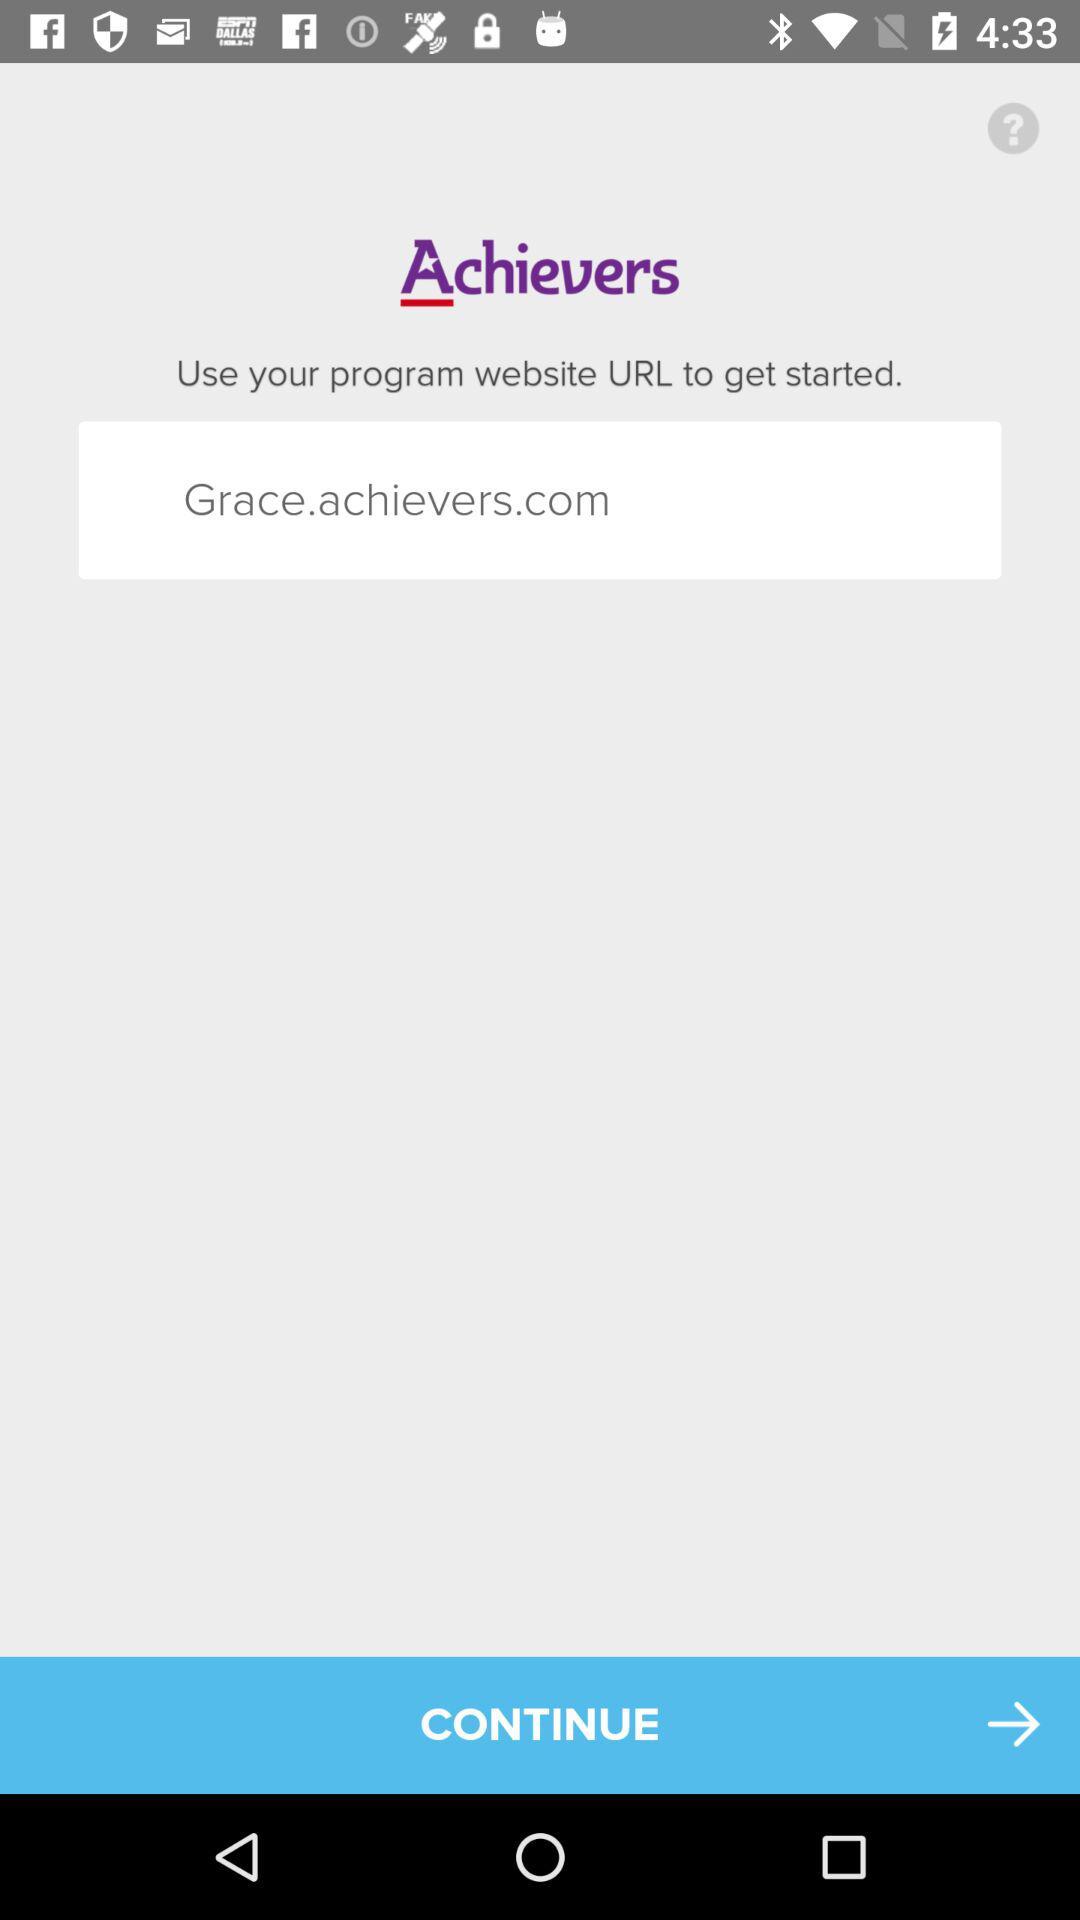 This screenshot has width=1080, height=1920. What do you see at coordinates (1014, 128) in the screenshot?
I see `icon at the top right corner` at bounding box center [1014, 128].